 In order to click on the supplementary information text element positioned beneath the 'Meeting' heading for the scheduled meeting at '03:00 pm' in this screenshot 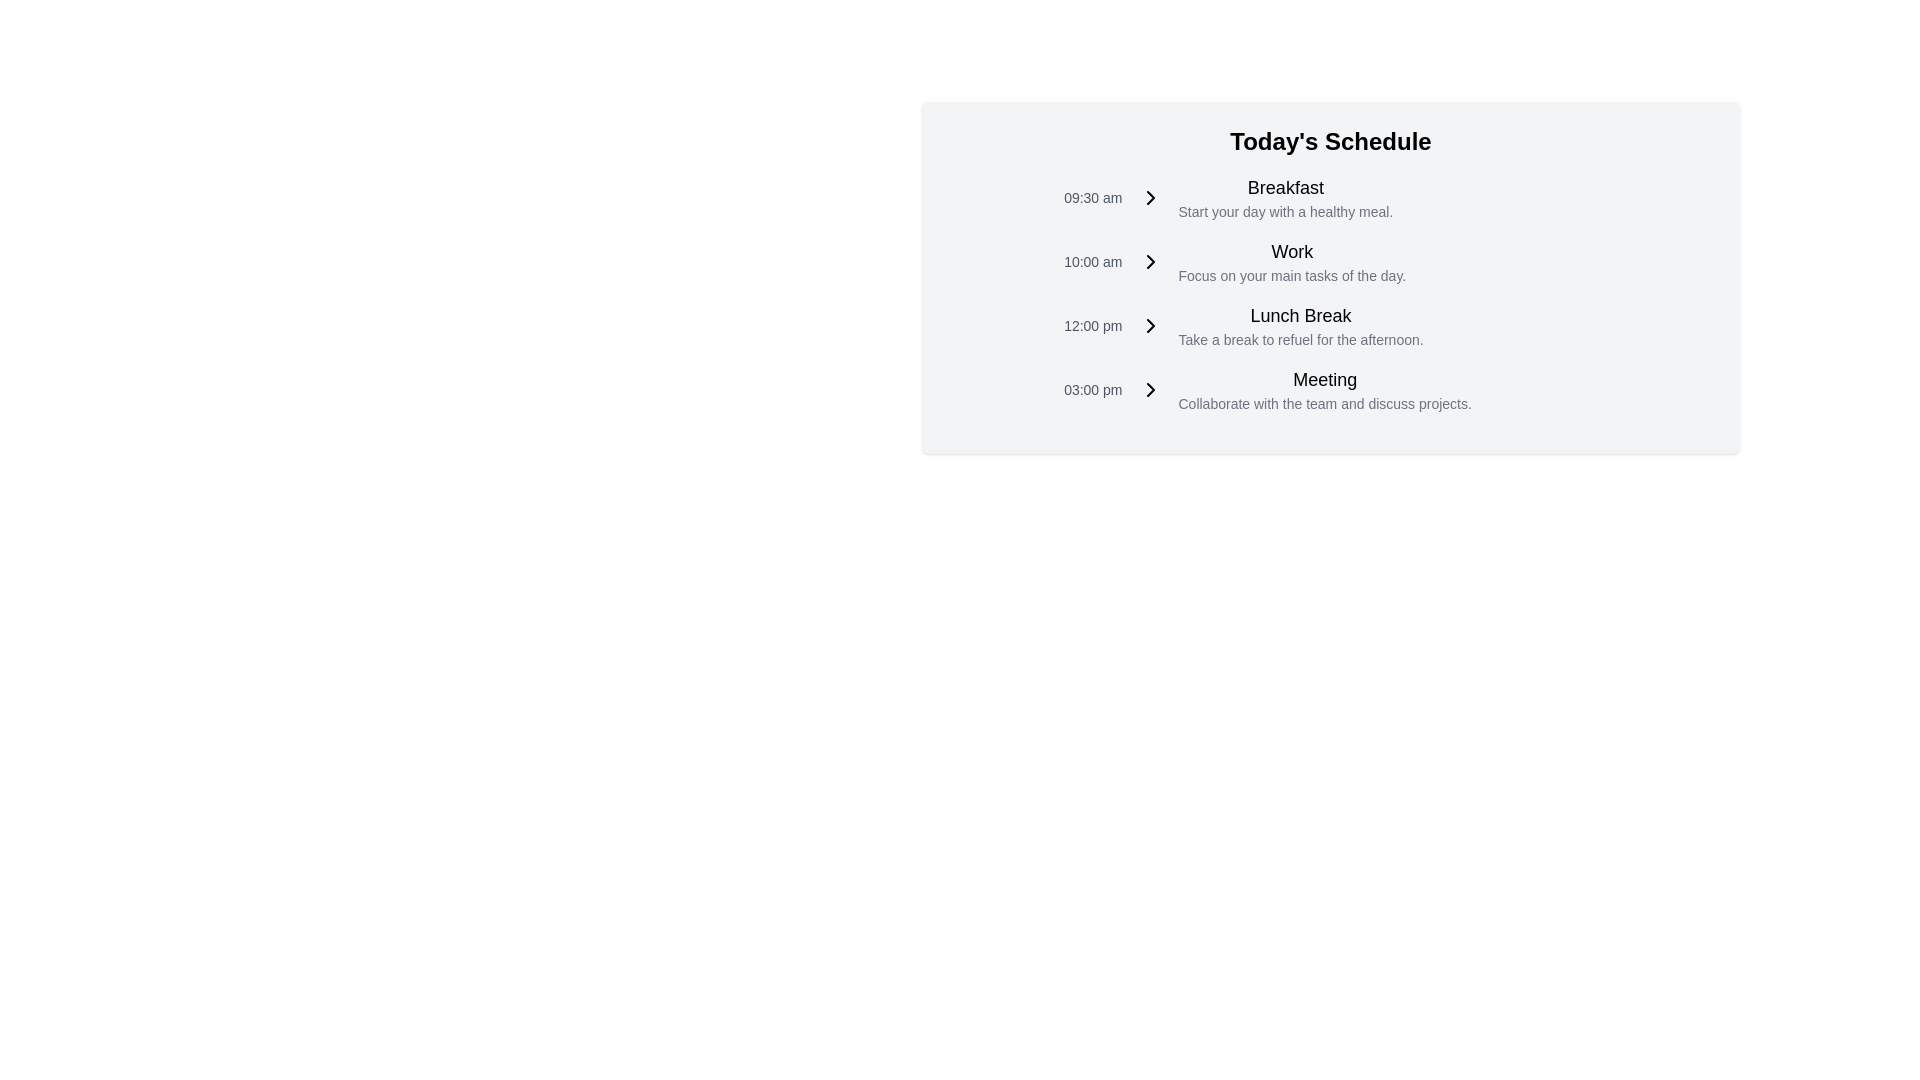, I will do `click(1325, 404)`.